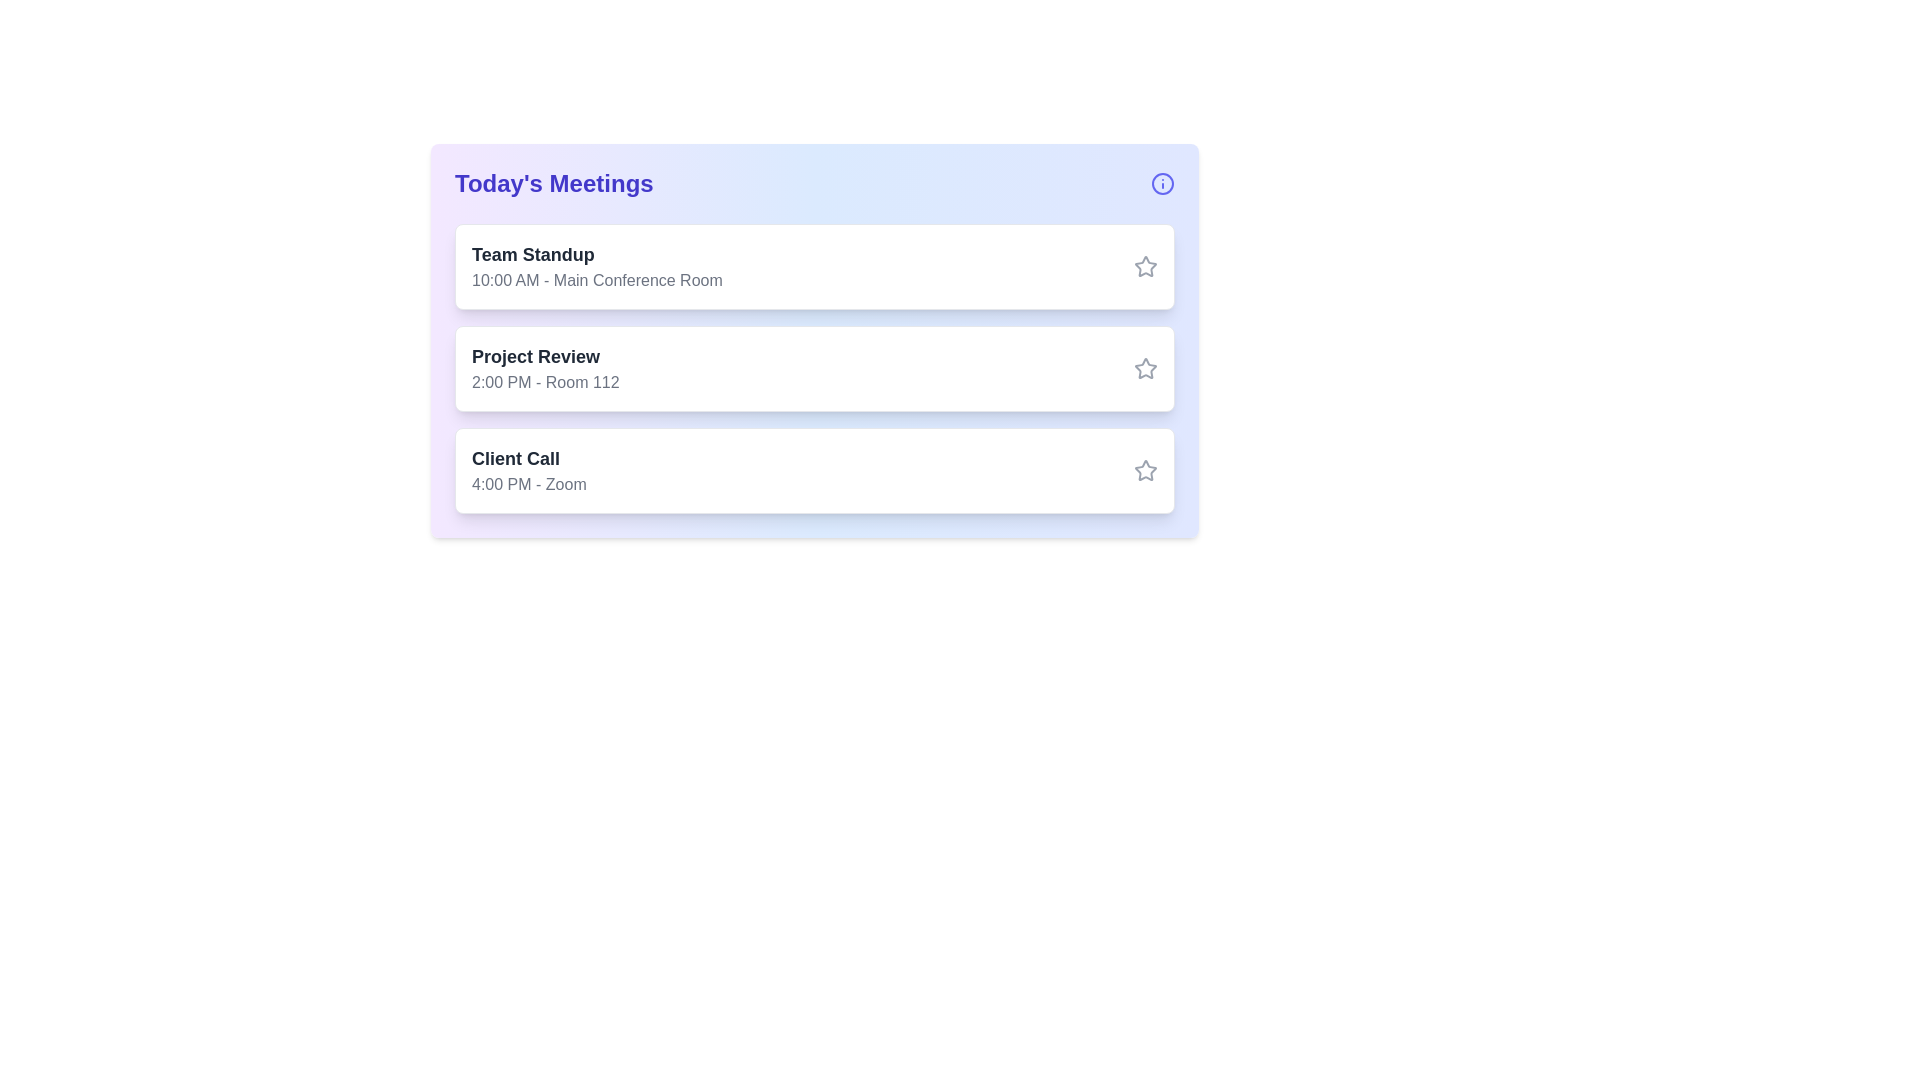 Image resolution: width=1920 pixels, height=1080 pixels. Describe the element at coordinates (1146, 470) in the screenshot. I see `the third star icon in the 'Client Call' card, located to the far right of the text '4:00 PM - Zoom'` at that location.